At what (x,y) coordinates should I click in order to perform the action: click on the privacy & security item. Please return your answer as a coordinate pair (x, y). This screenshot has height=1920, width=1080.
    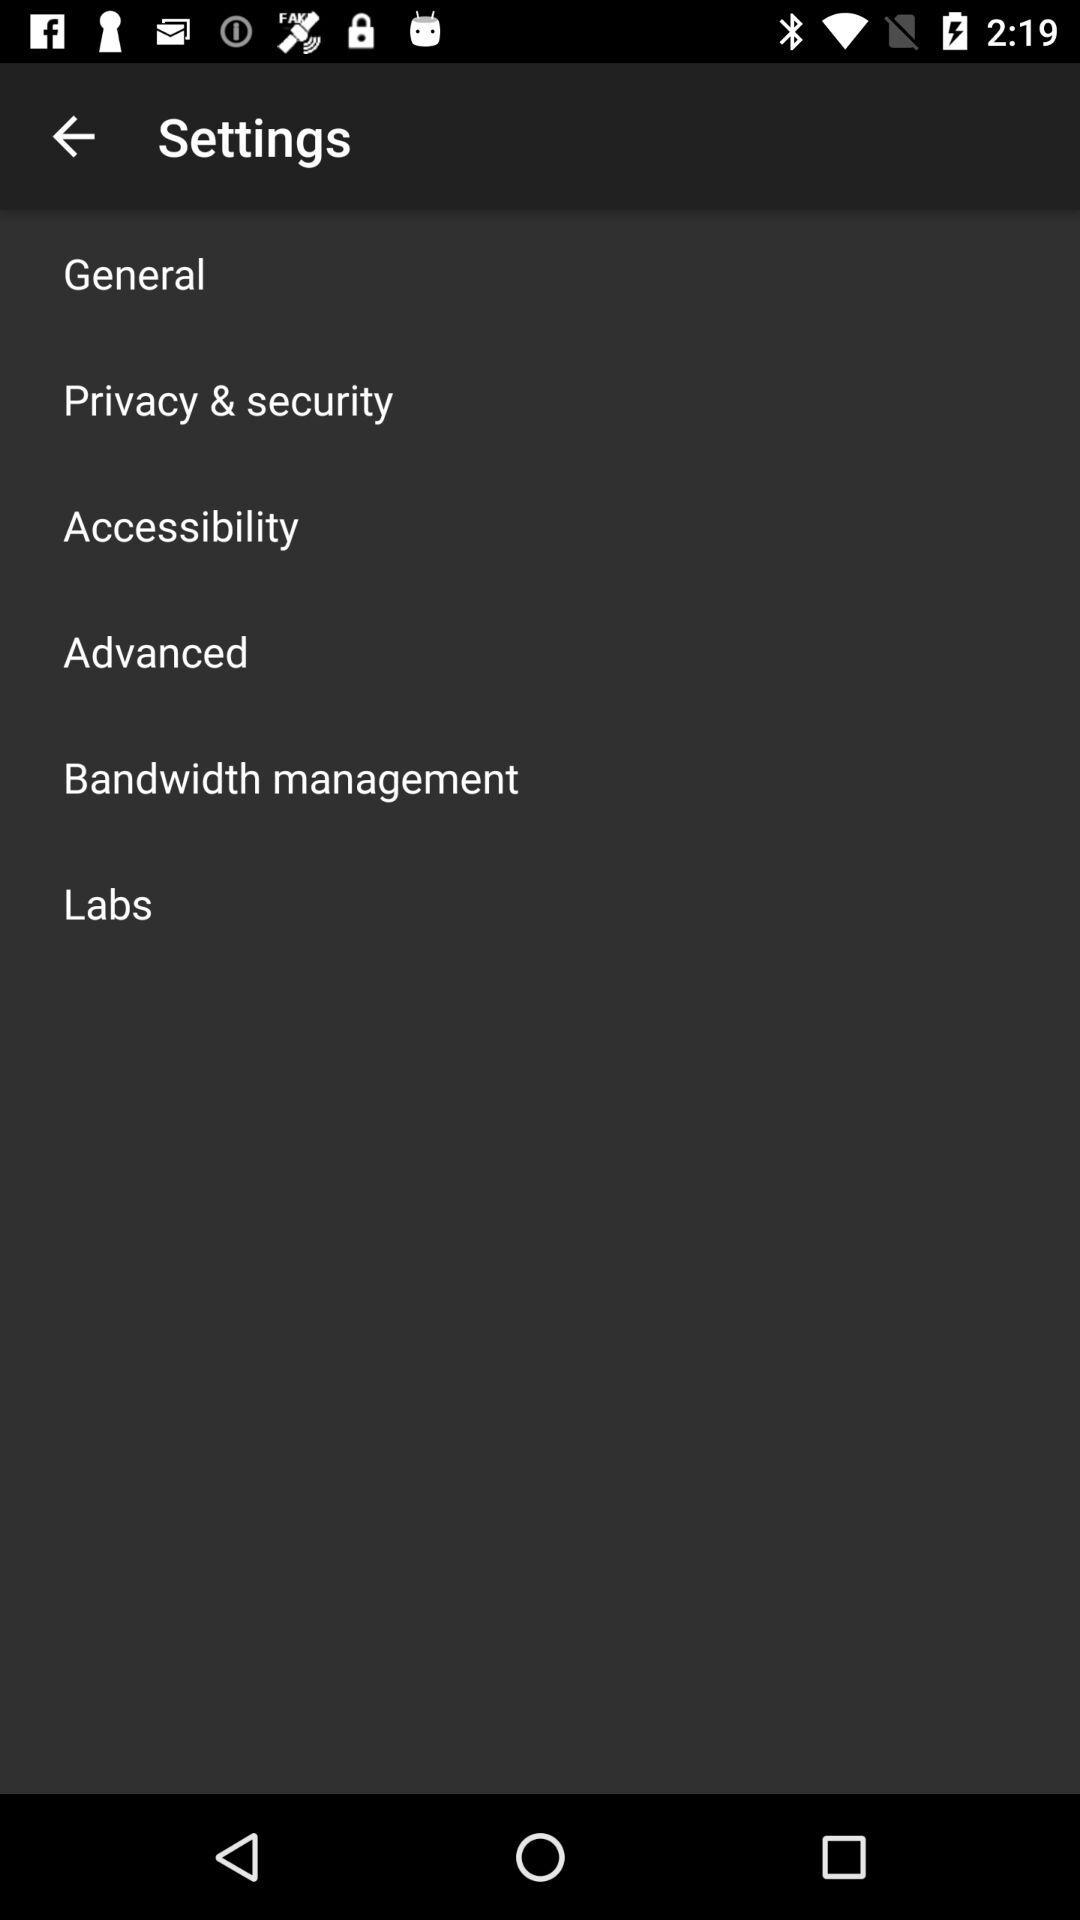
    Looking at the image, I should click on (227, 398).